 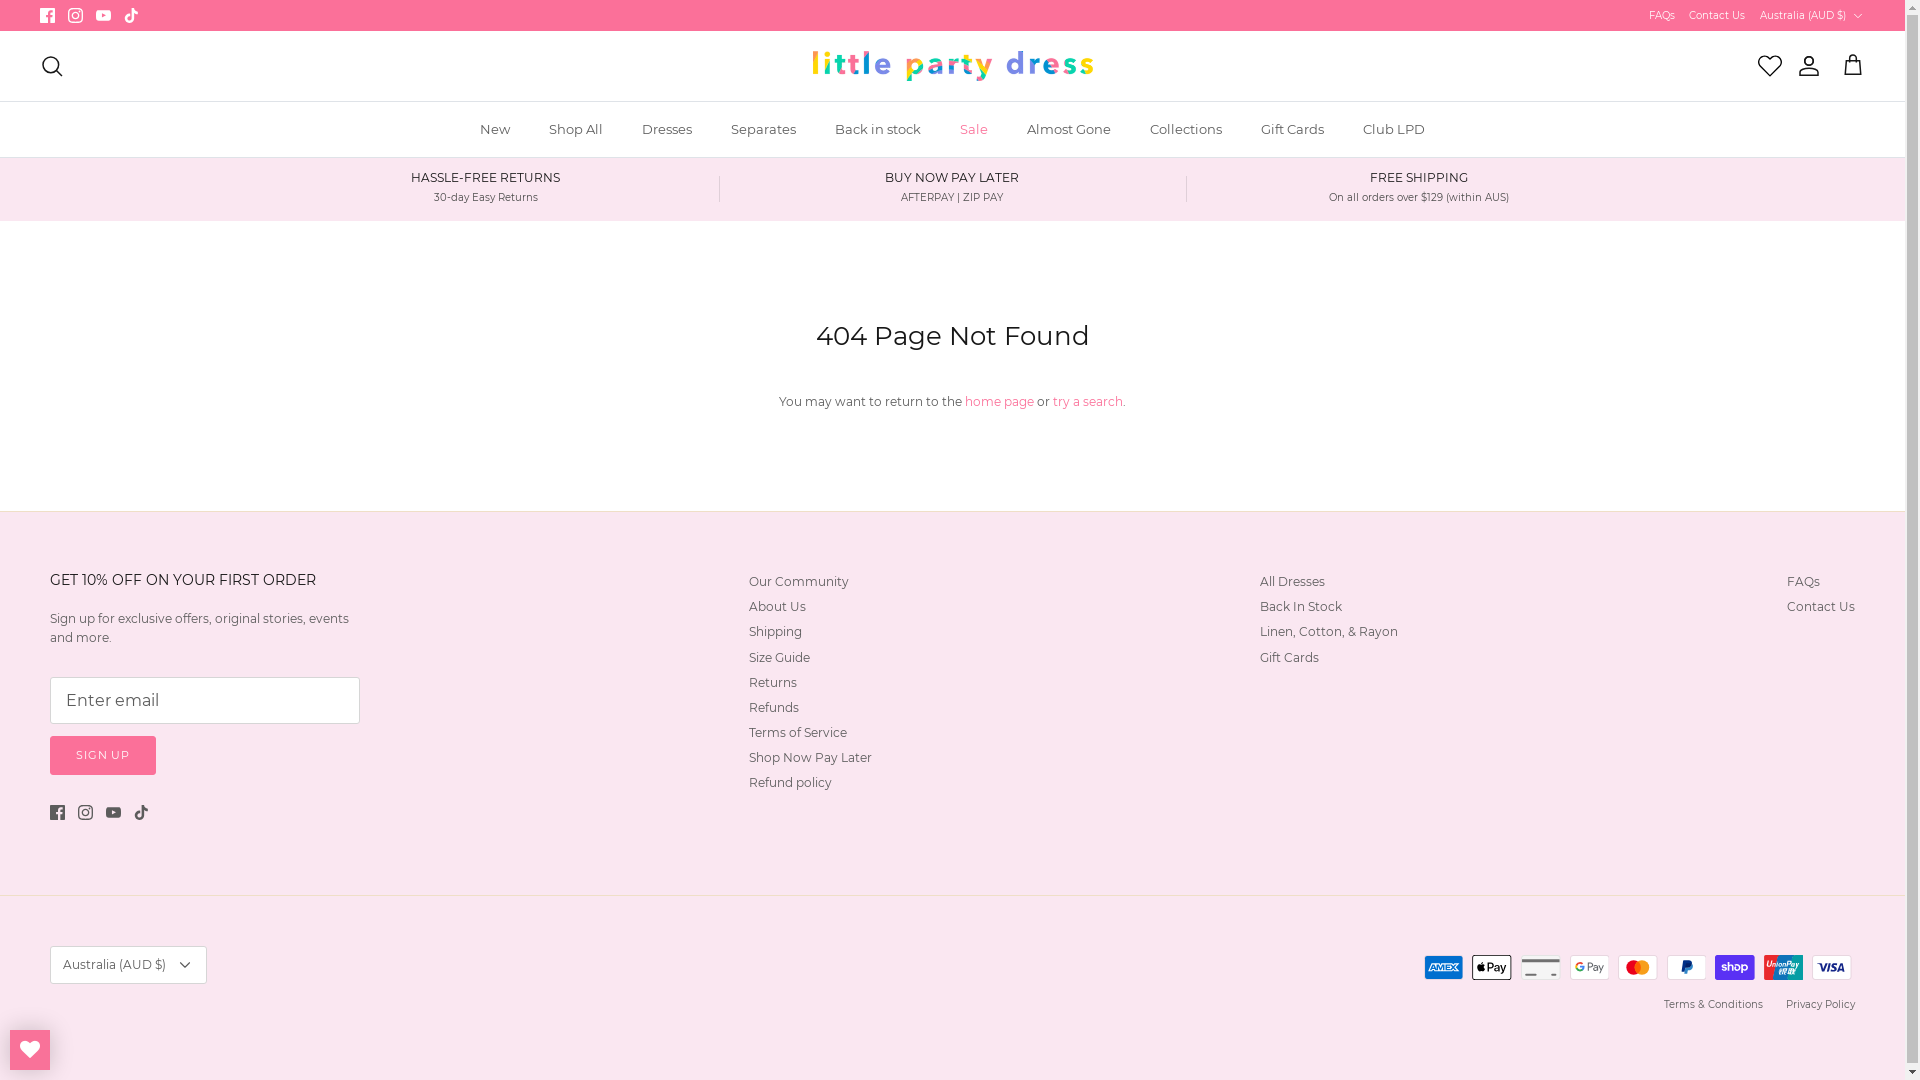 What do you see at coordinates (52, 64) in the screenshot?
I see `'Search'` at bounding box center [52, 64].